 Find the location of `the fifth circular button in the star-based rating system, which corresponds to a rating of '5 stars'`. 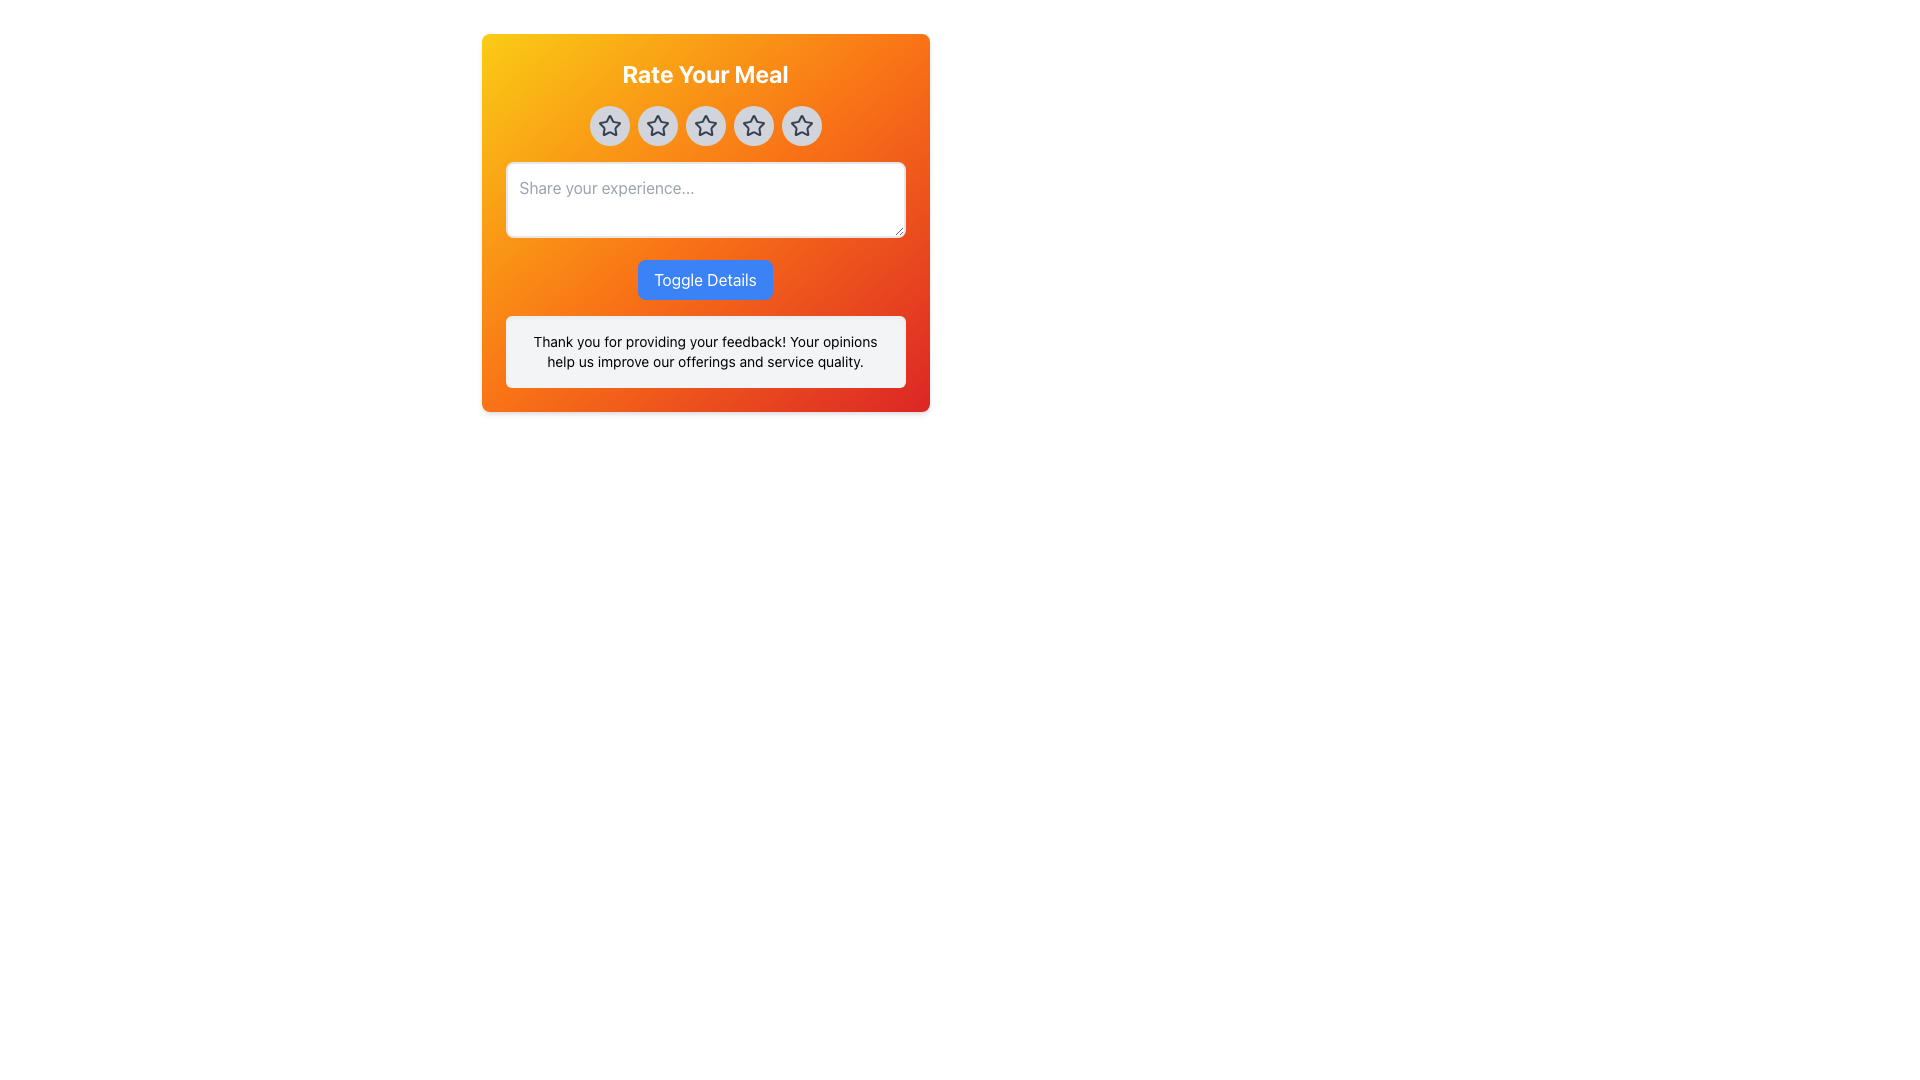

the fifth circular button in the star-based rating system, which corresponds to a rating of '5 stars' is located at coordinates (801, 126).